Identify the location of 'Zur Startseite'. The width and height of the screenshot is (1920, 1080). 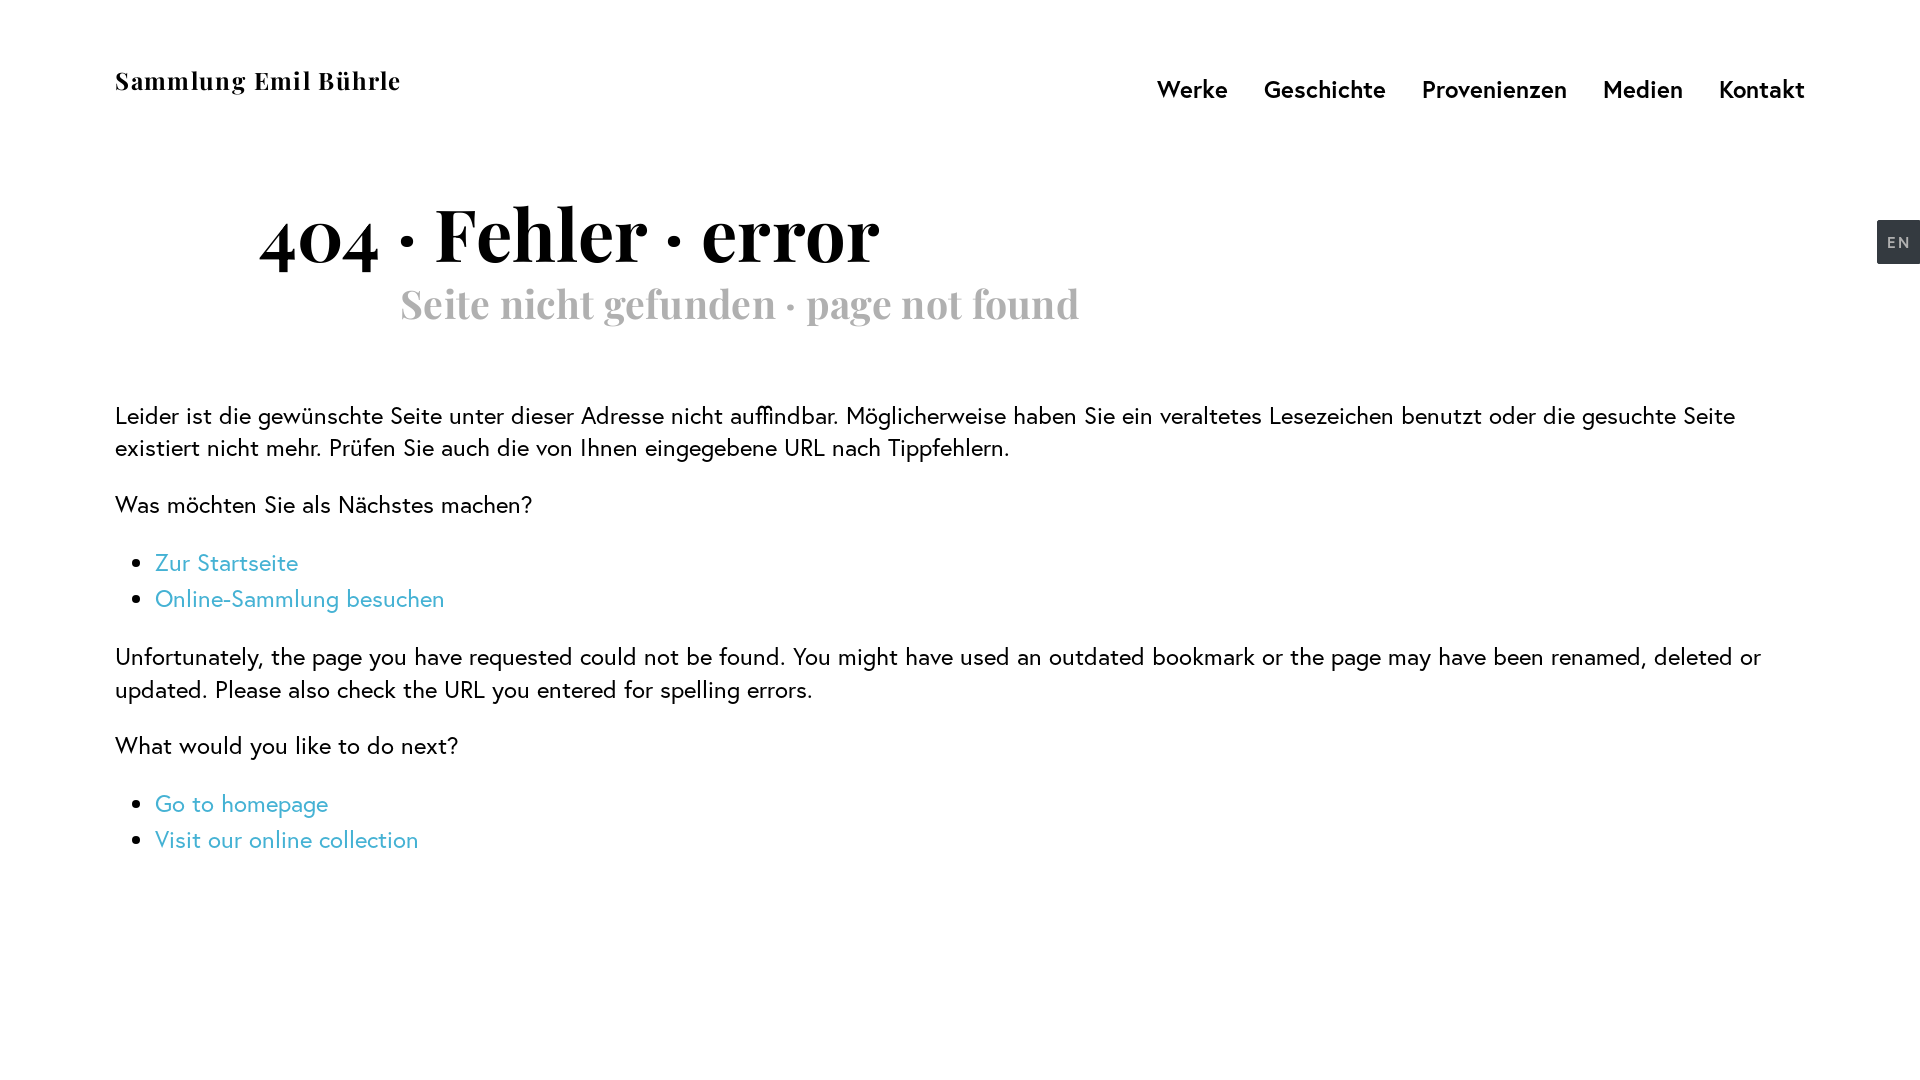
(226, 562).